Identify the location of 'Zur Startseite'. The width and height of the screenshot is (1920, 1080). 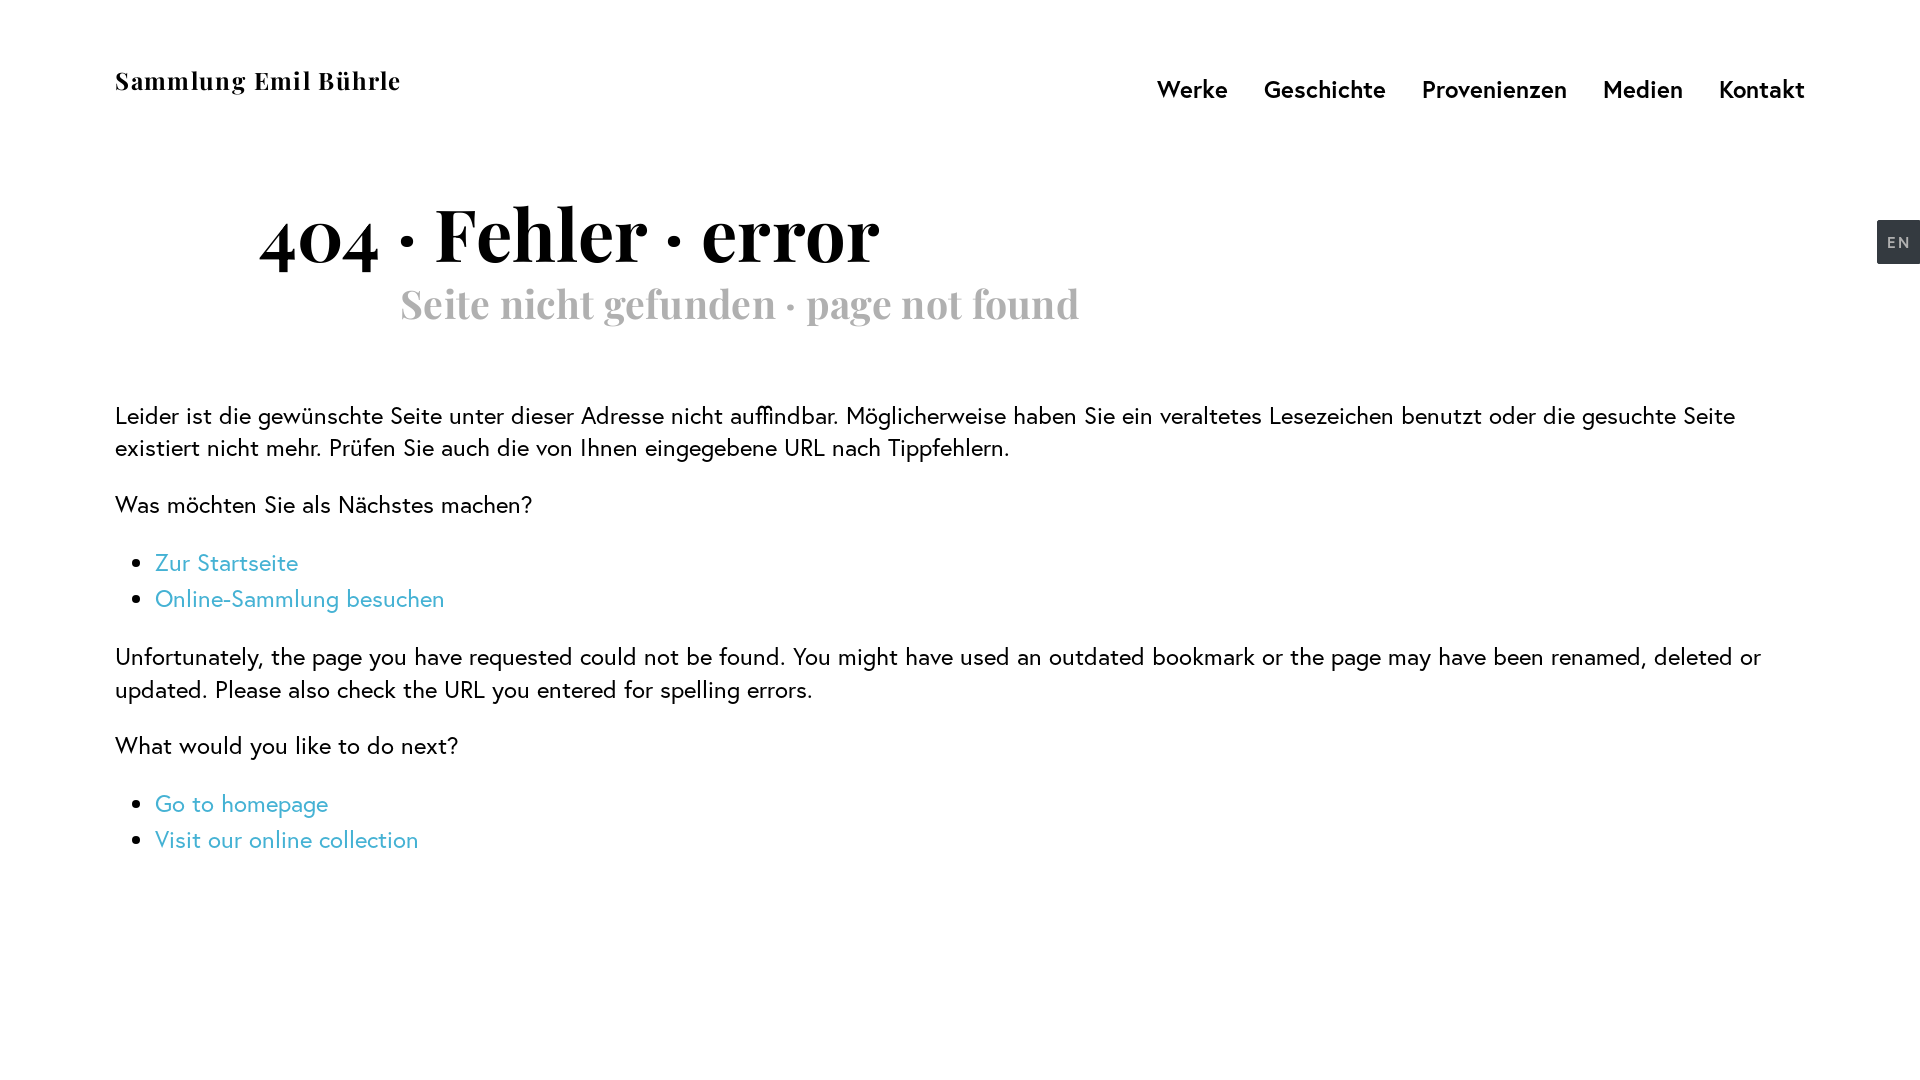
(226, 562).